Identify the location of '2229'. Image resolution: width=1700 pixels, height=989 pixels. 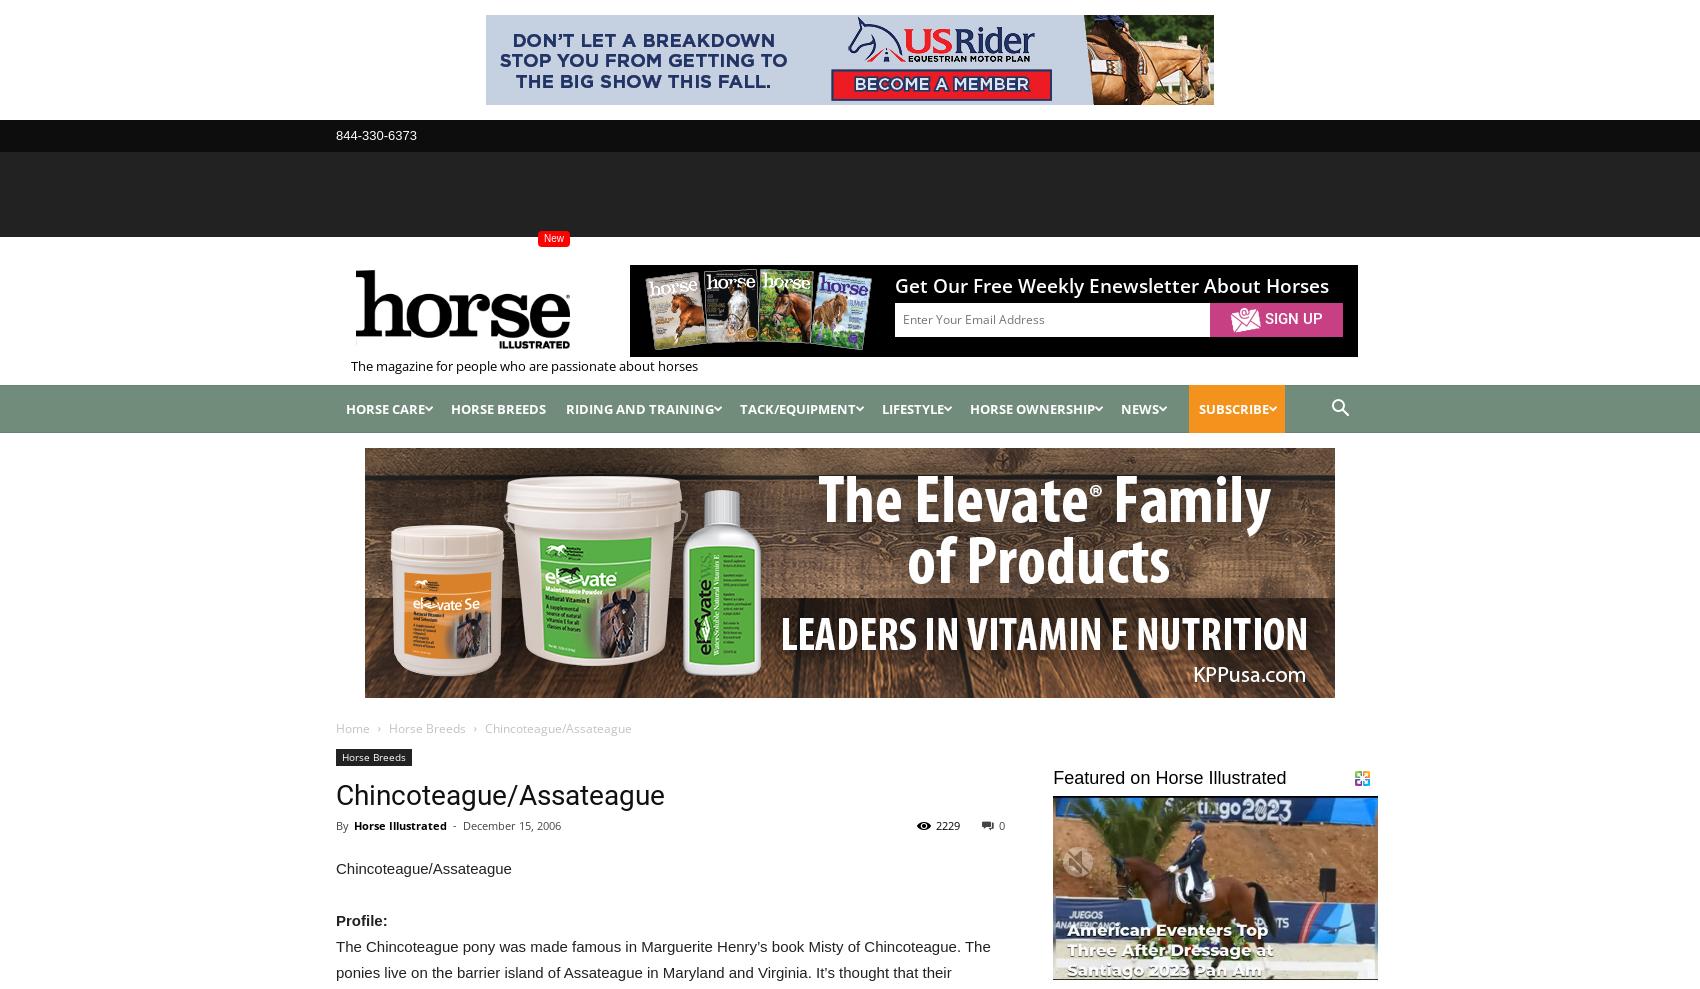
(947, 823).